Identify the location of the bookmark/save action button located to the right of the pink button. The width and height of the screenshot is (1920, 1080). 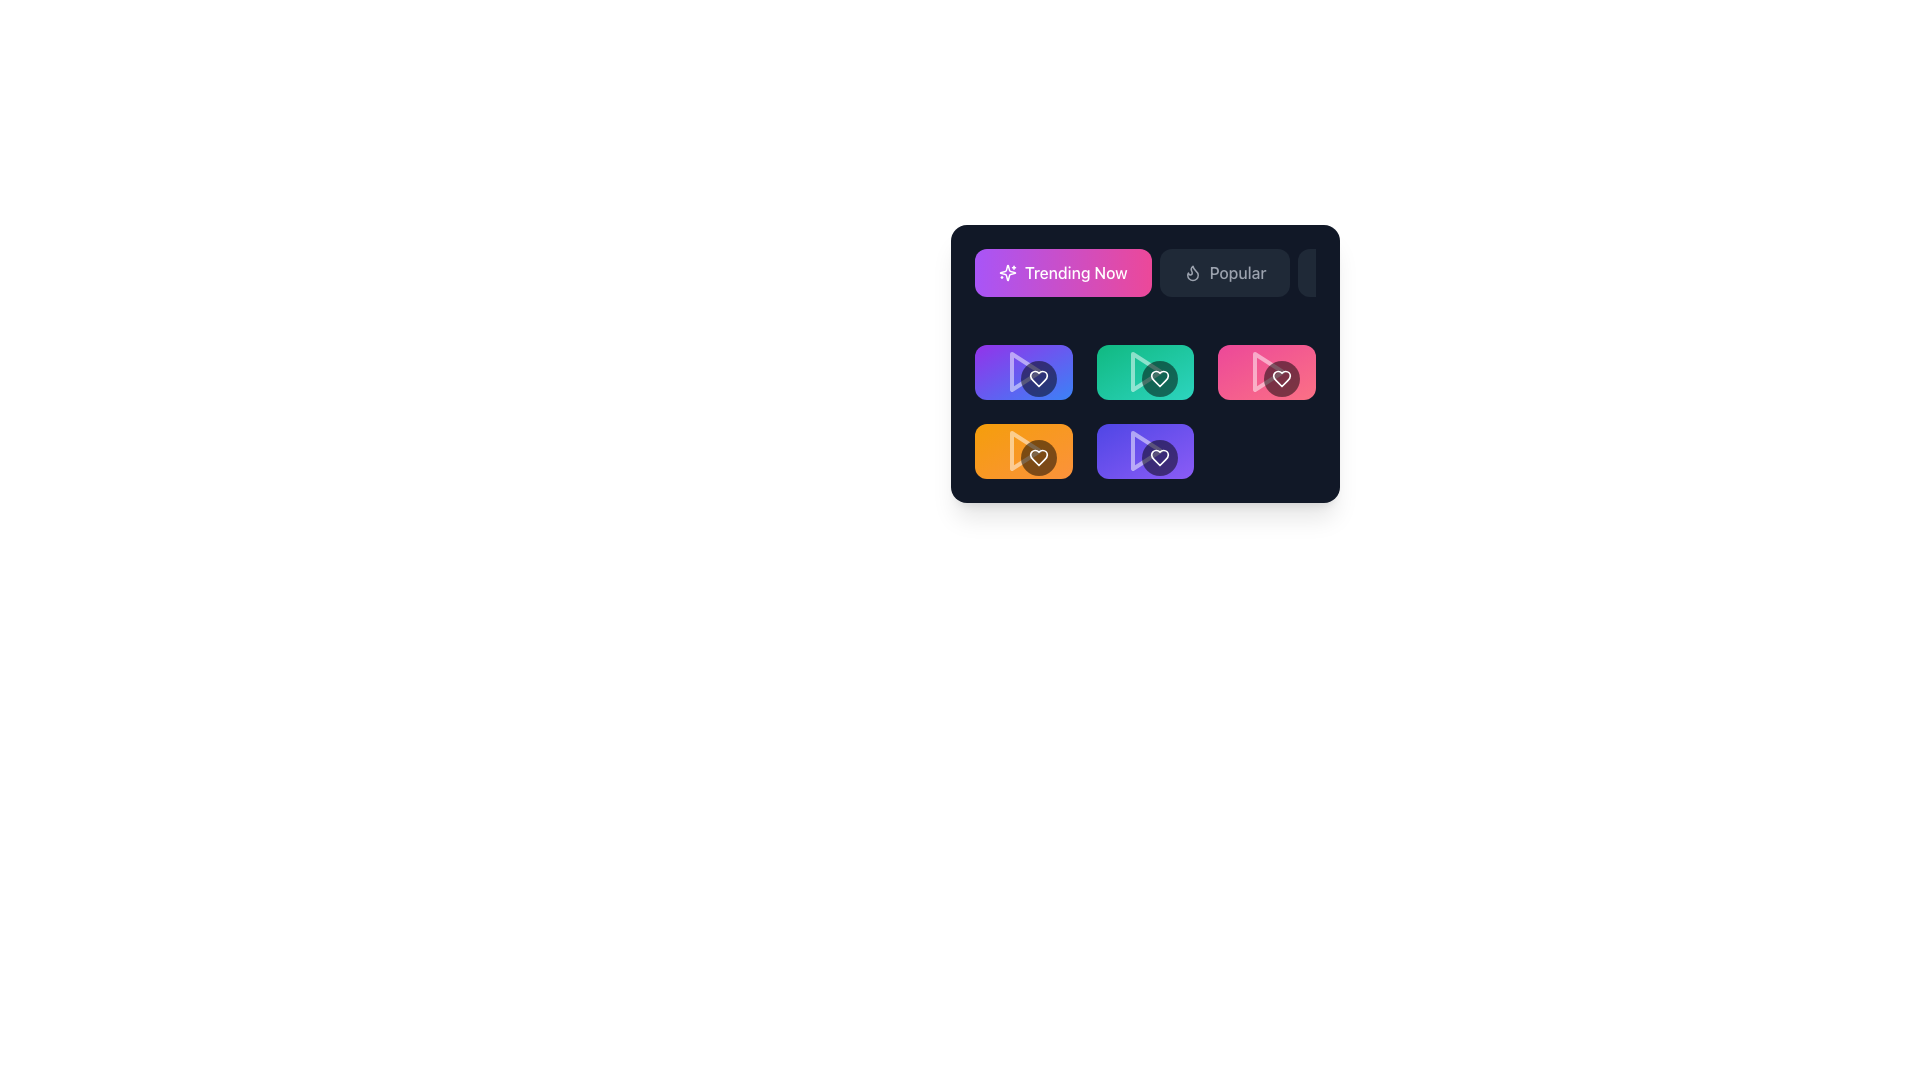
(1320, 363).